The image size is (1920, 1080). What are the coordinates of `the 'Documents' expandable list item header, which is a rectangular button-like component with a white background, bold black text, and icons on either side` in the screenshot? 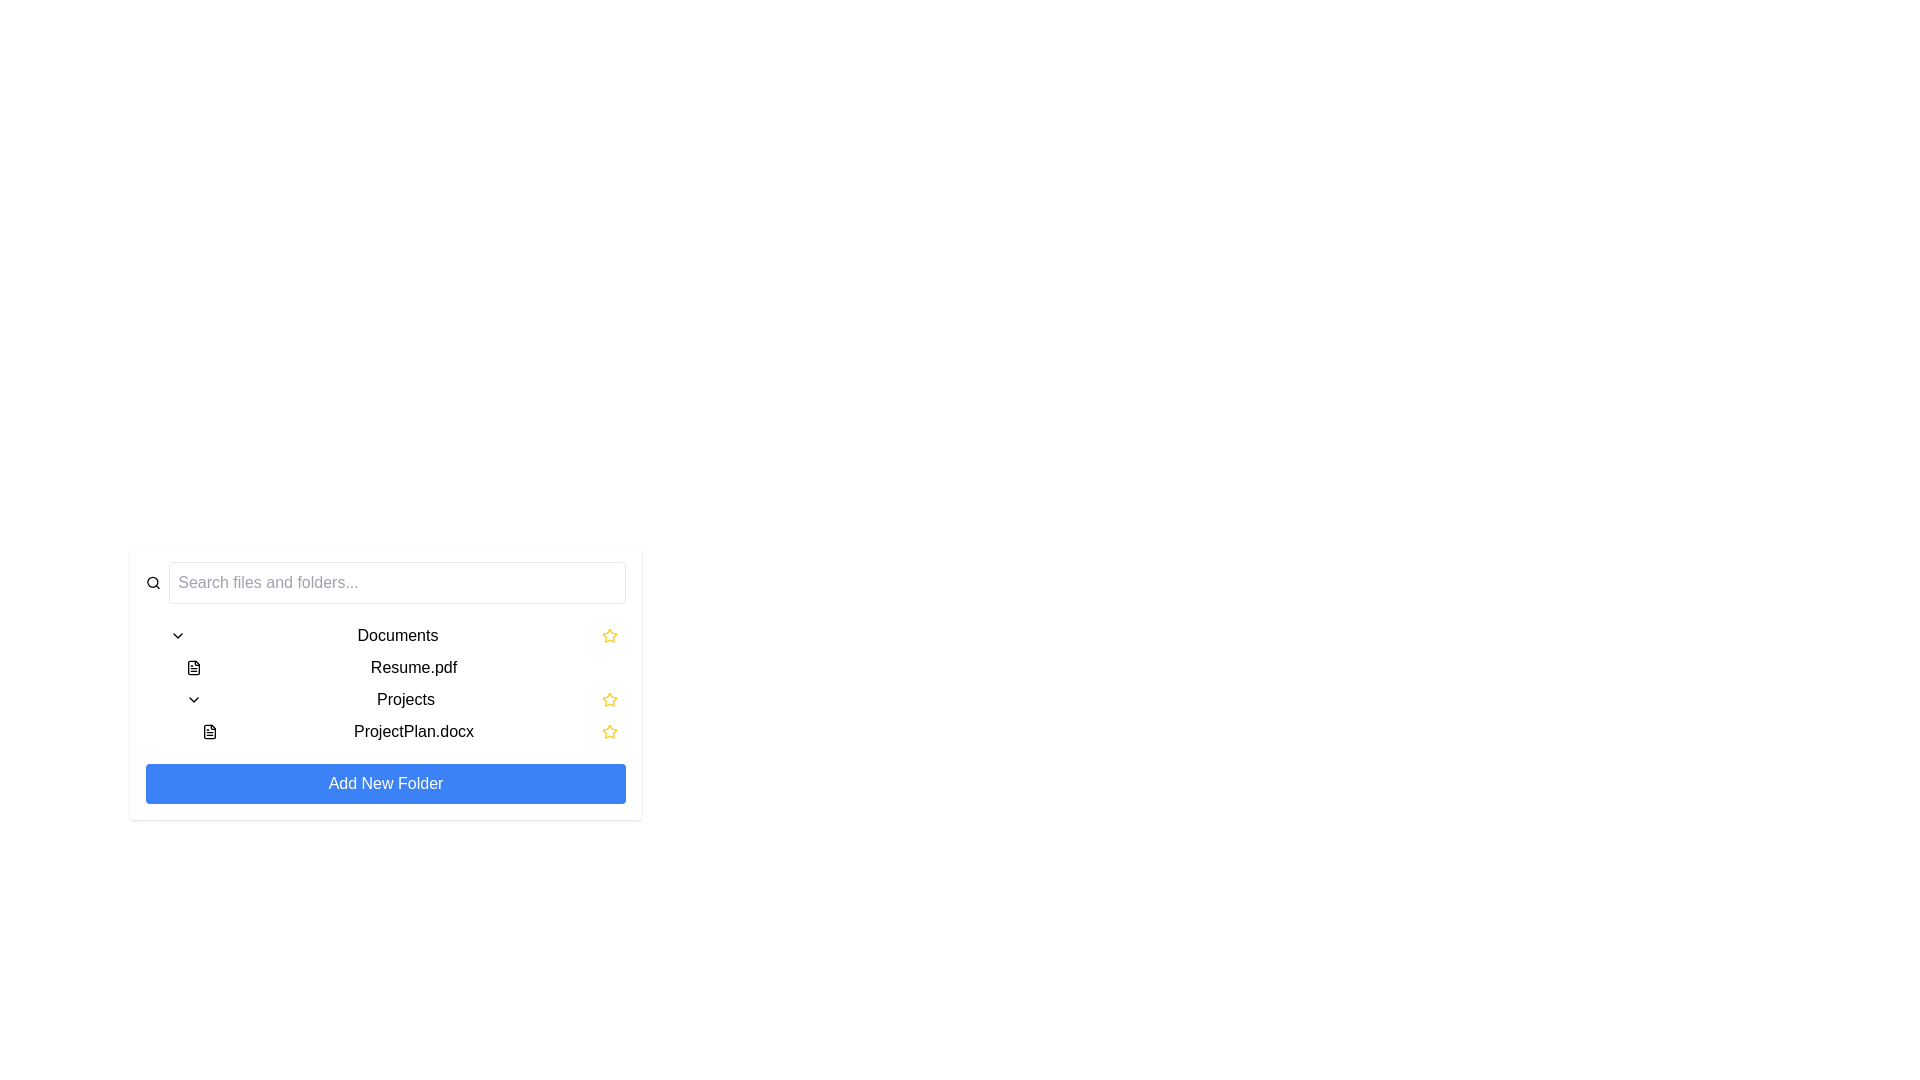 It's located at (393, 636).